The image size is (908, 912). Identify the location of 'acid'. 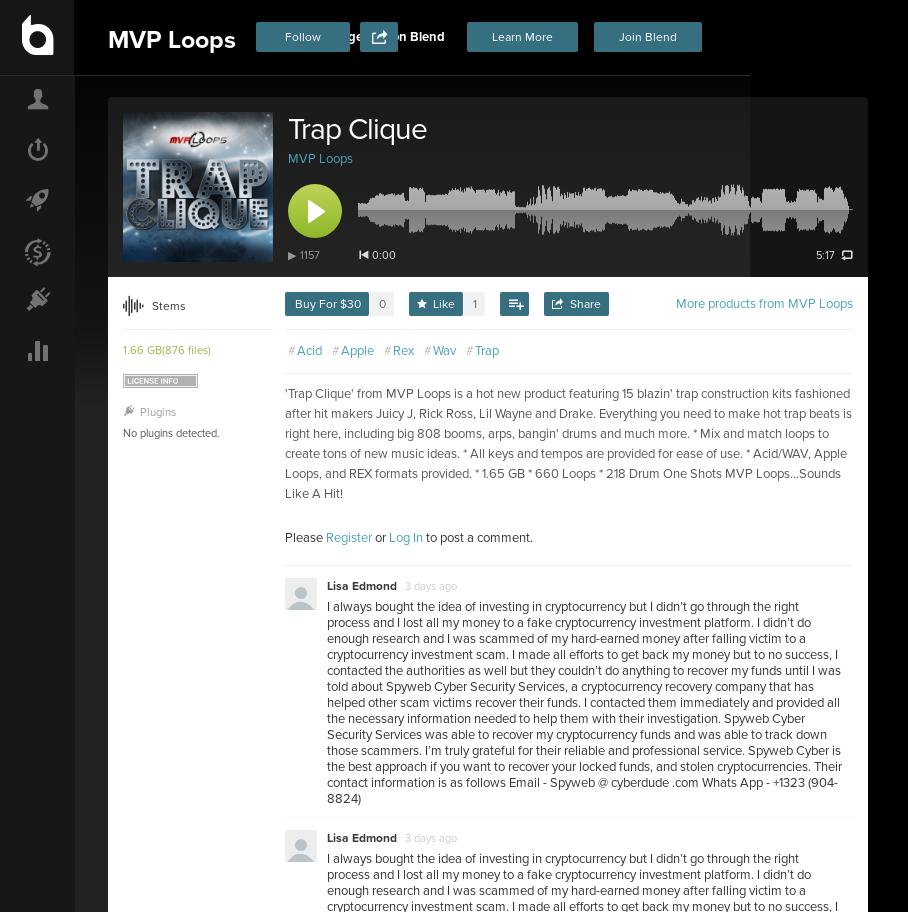
(297, 350).